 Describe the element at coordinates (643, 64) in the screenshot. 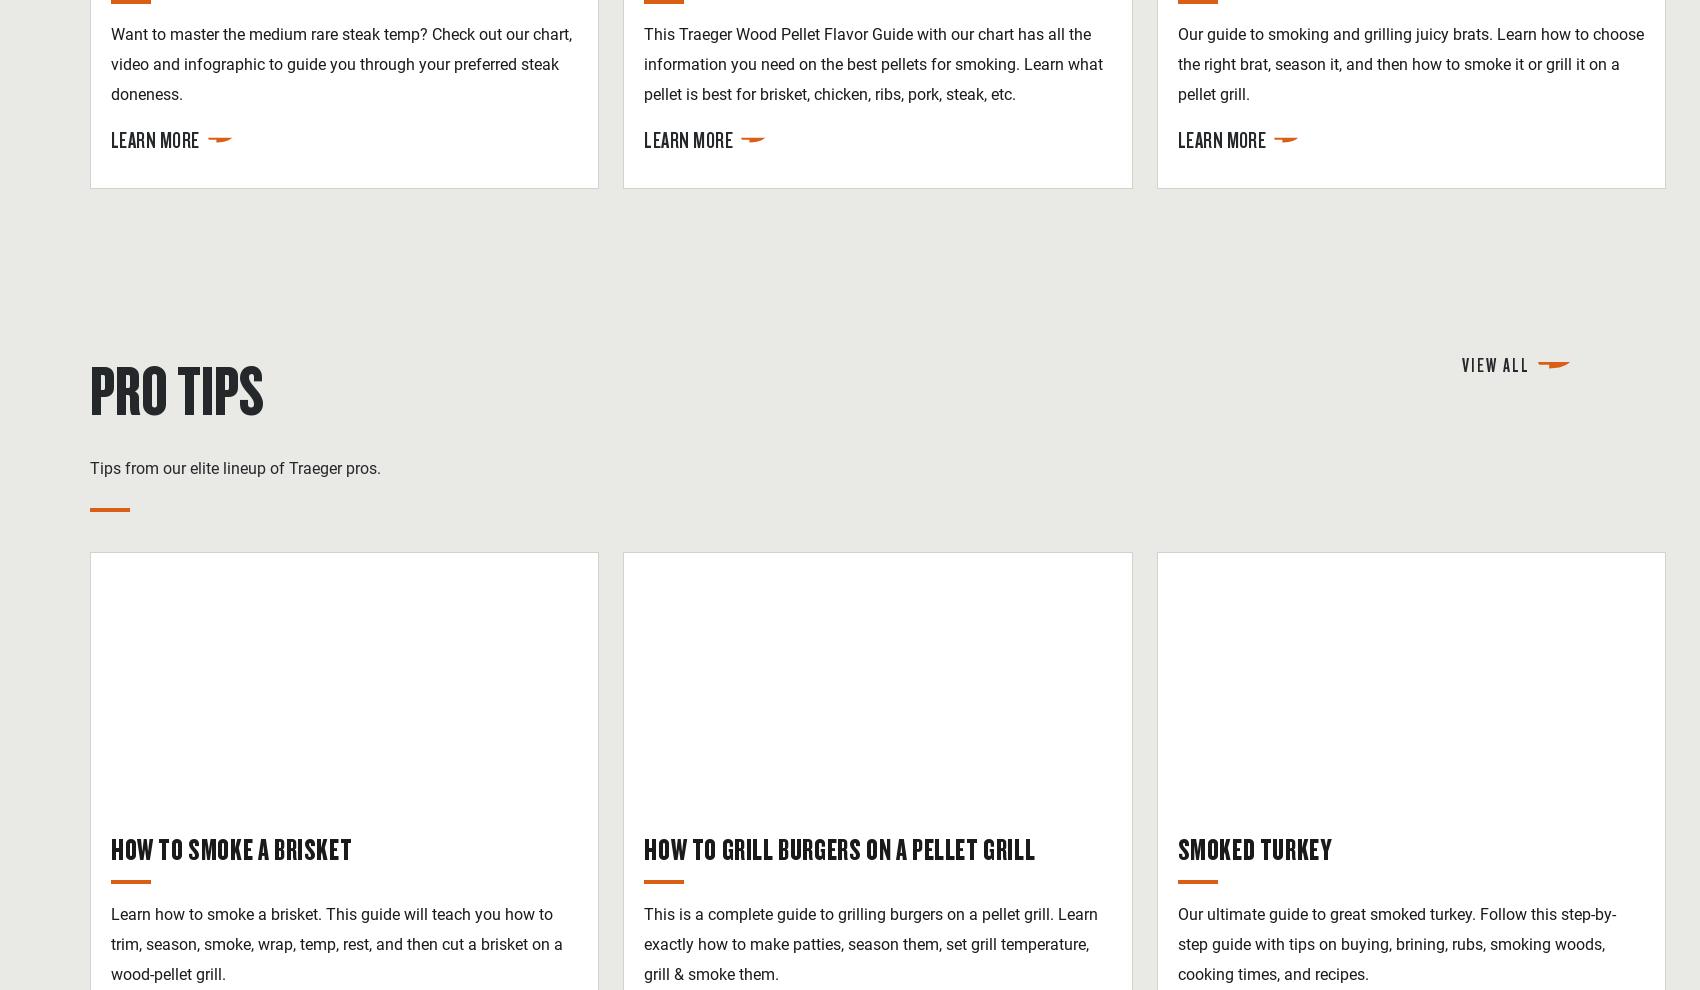

I see `'This Traeger Wood Pellet Flavor Guide with our chart has all the information you need on the best pellets for smoking. Learn what pellet is best for brisket, chicken, ribs, pork, steak, etc.'` at that location.